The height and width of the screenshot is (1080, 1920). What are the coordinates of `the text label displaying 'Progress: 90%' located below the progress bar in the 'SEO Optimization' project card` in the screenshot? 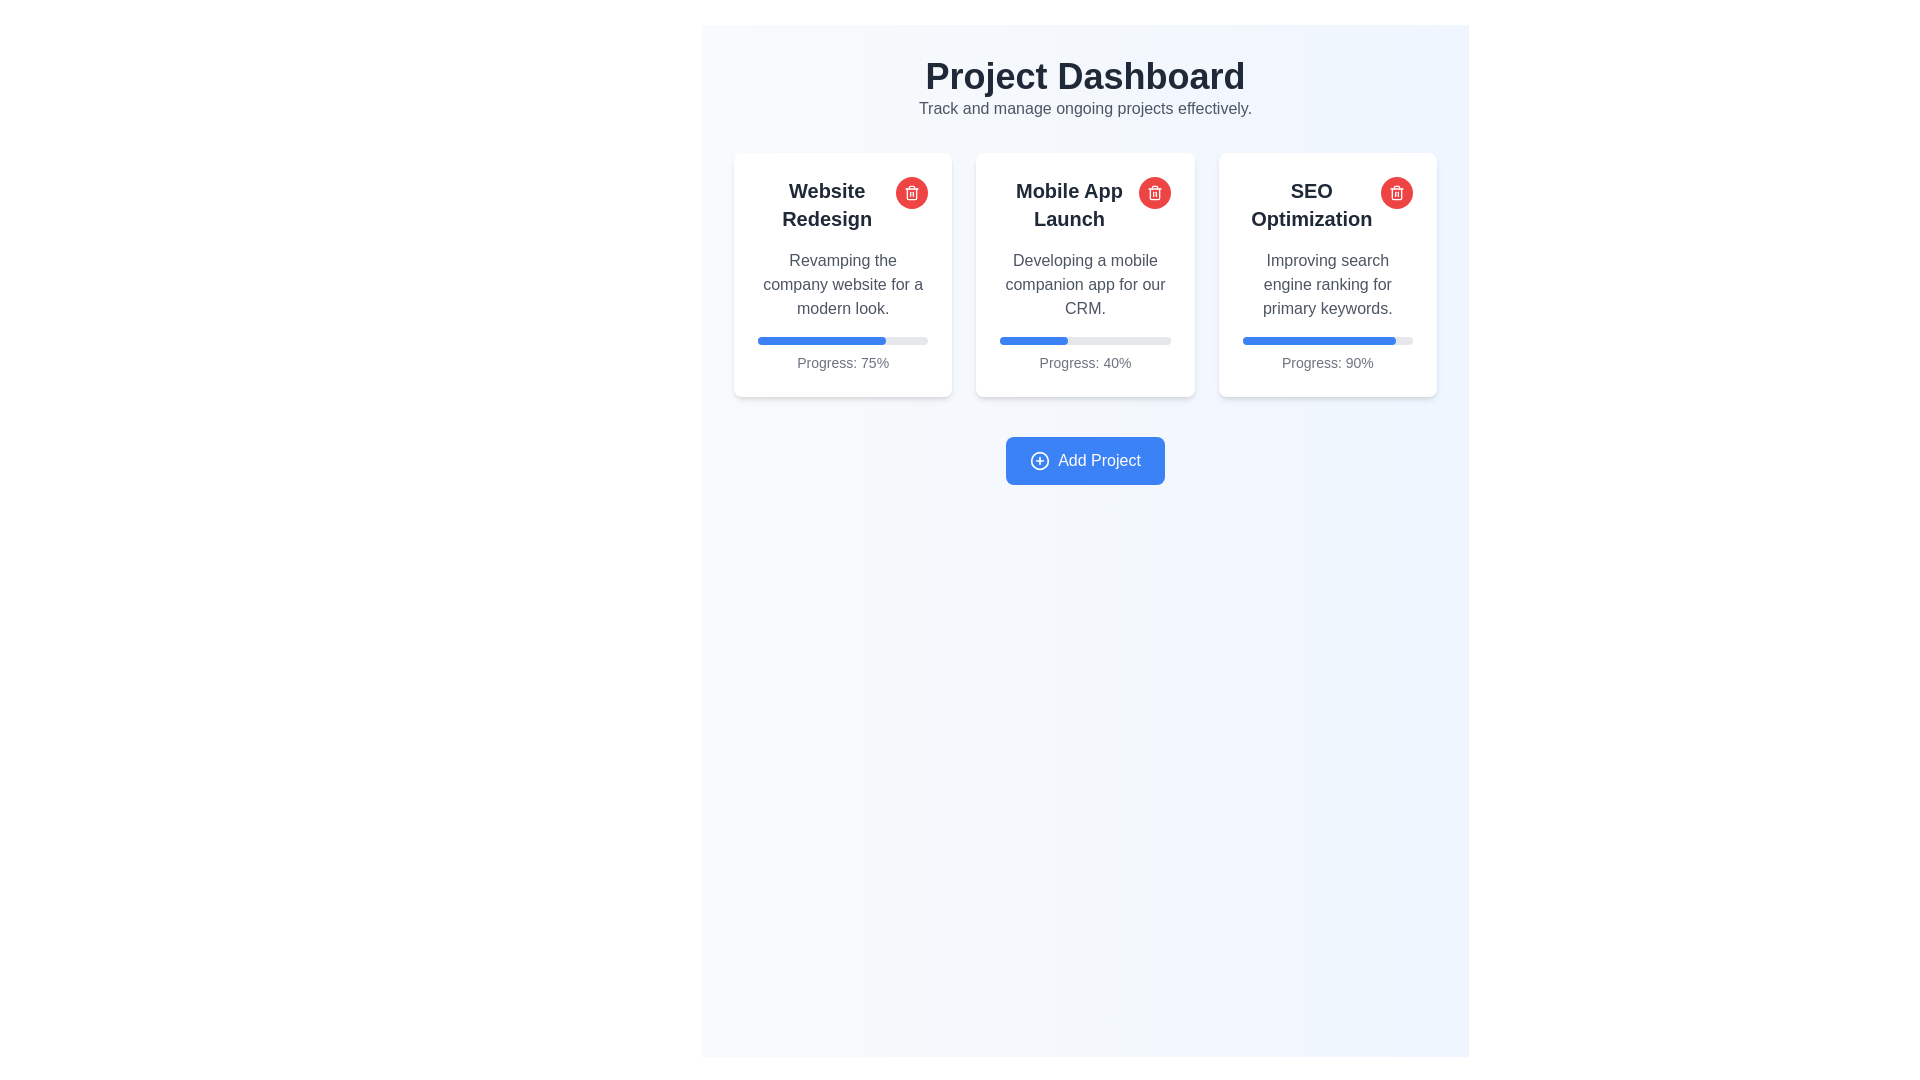 It's located at (1327, 362).